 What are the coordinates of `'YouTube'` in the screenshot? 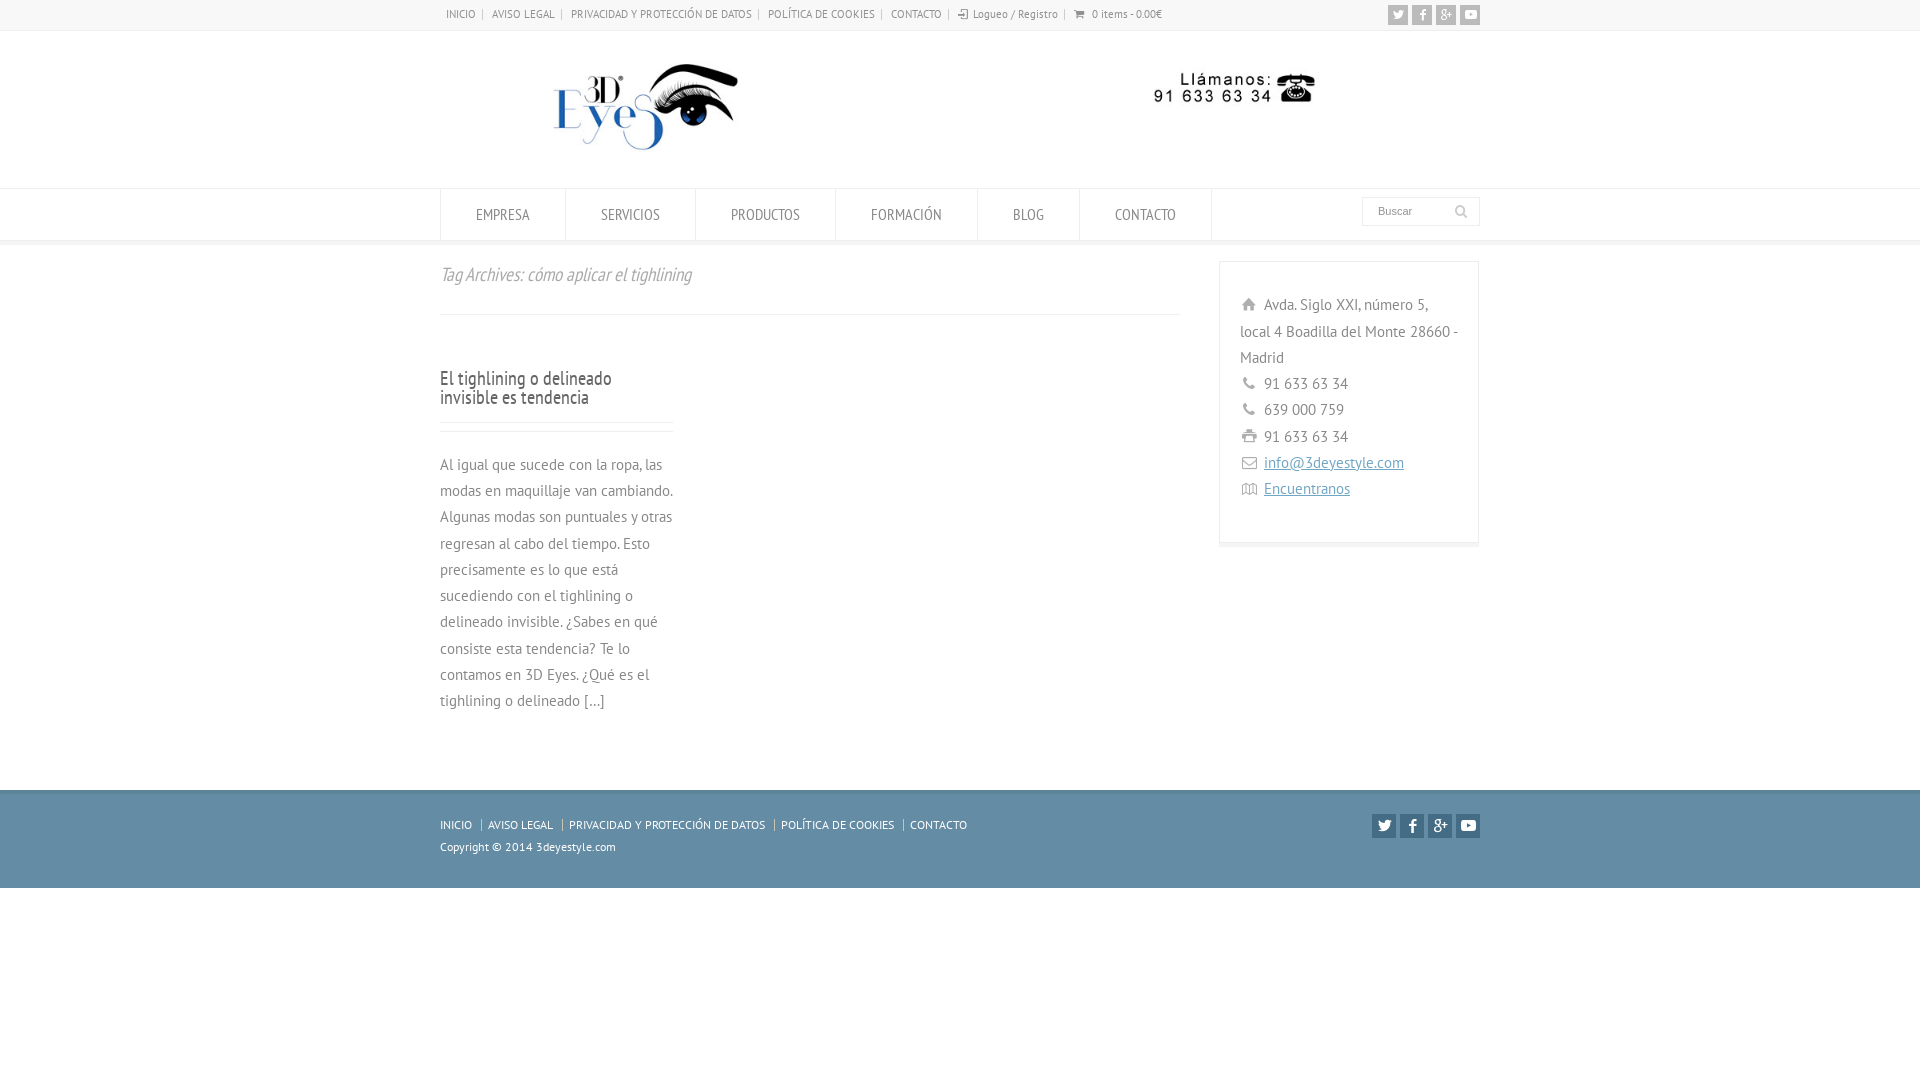 It's located at (1469, 15).